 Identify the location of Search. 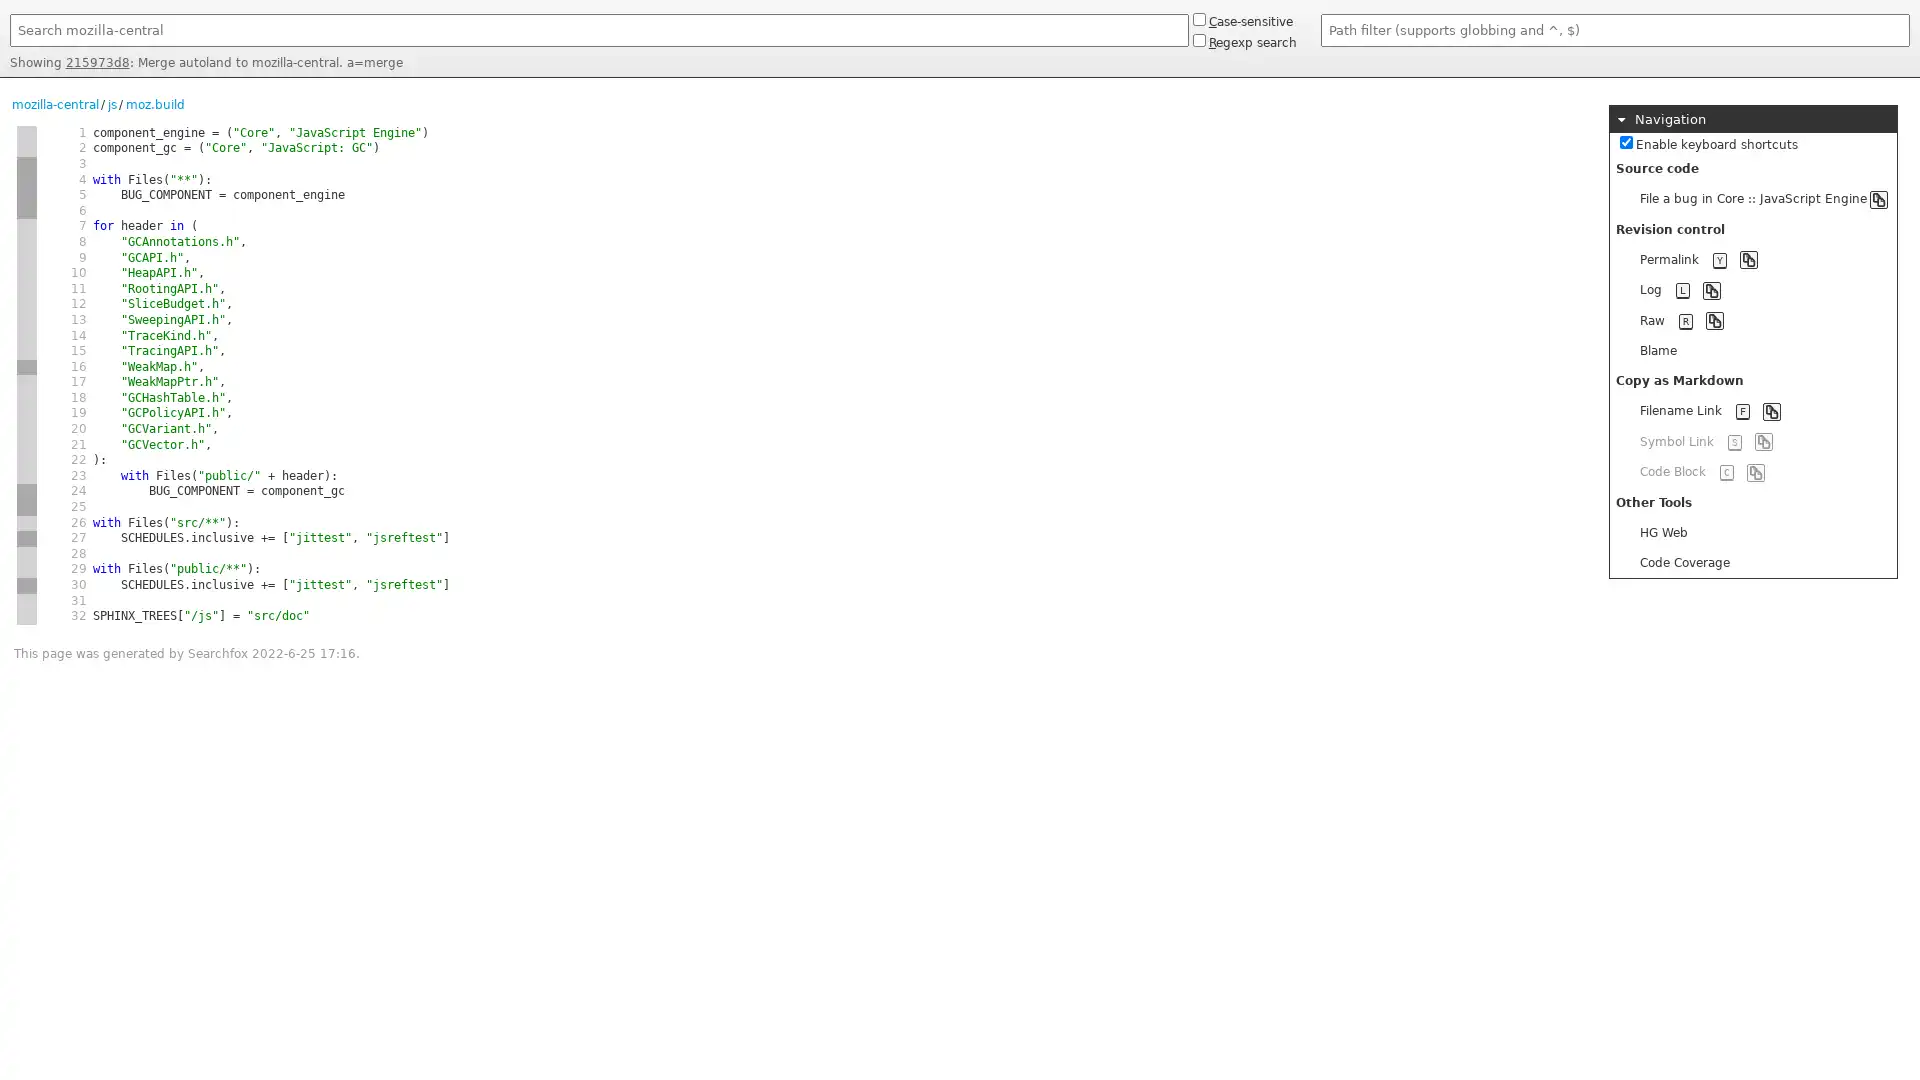
(9, 50).